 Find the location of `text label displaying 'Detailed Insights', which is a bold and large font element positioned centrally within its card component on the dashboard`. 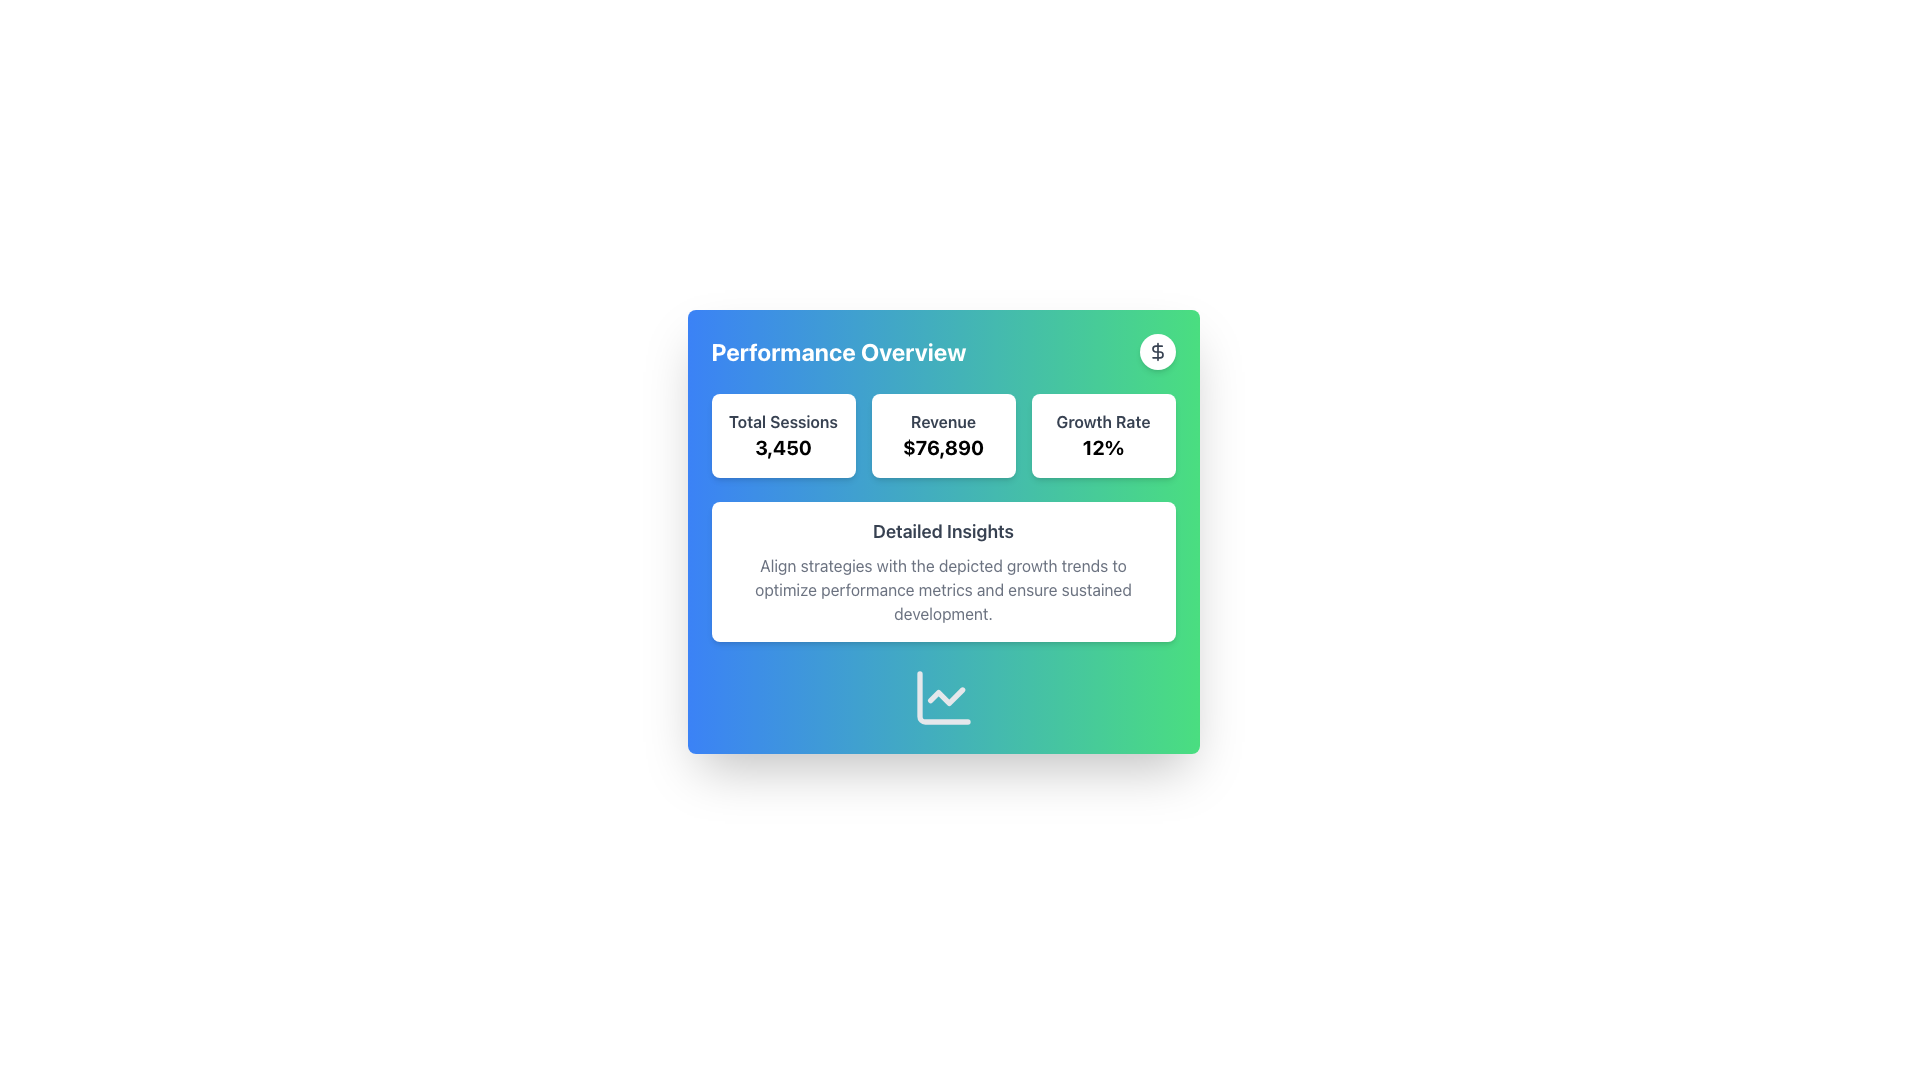

text label displaying 'Detailed Insights', which is a bold and large font element positioned centrally within its card component on the dashboard is located at coordinates (942, 531).